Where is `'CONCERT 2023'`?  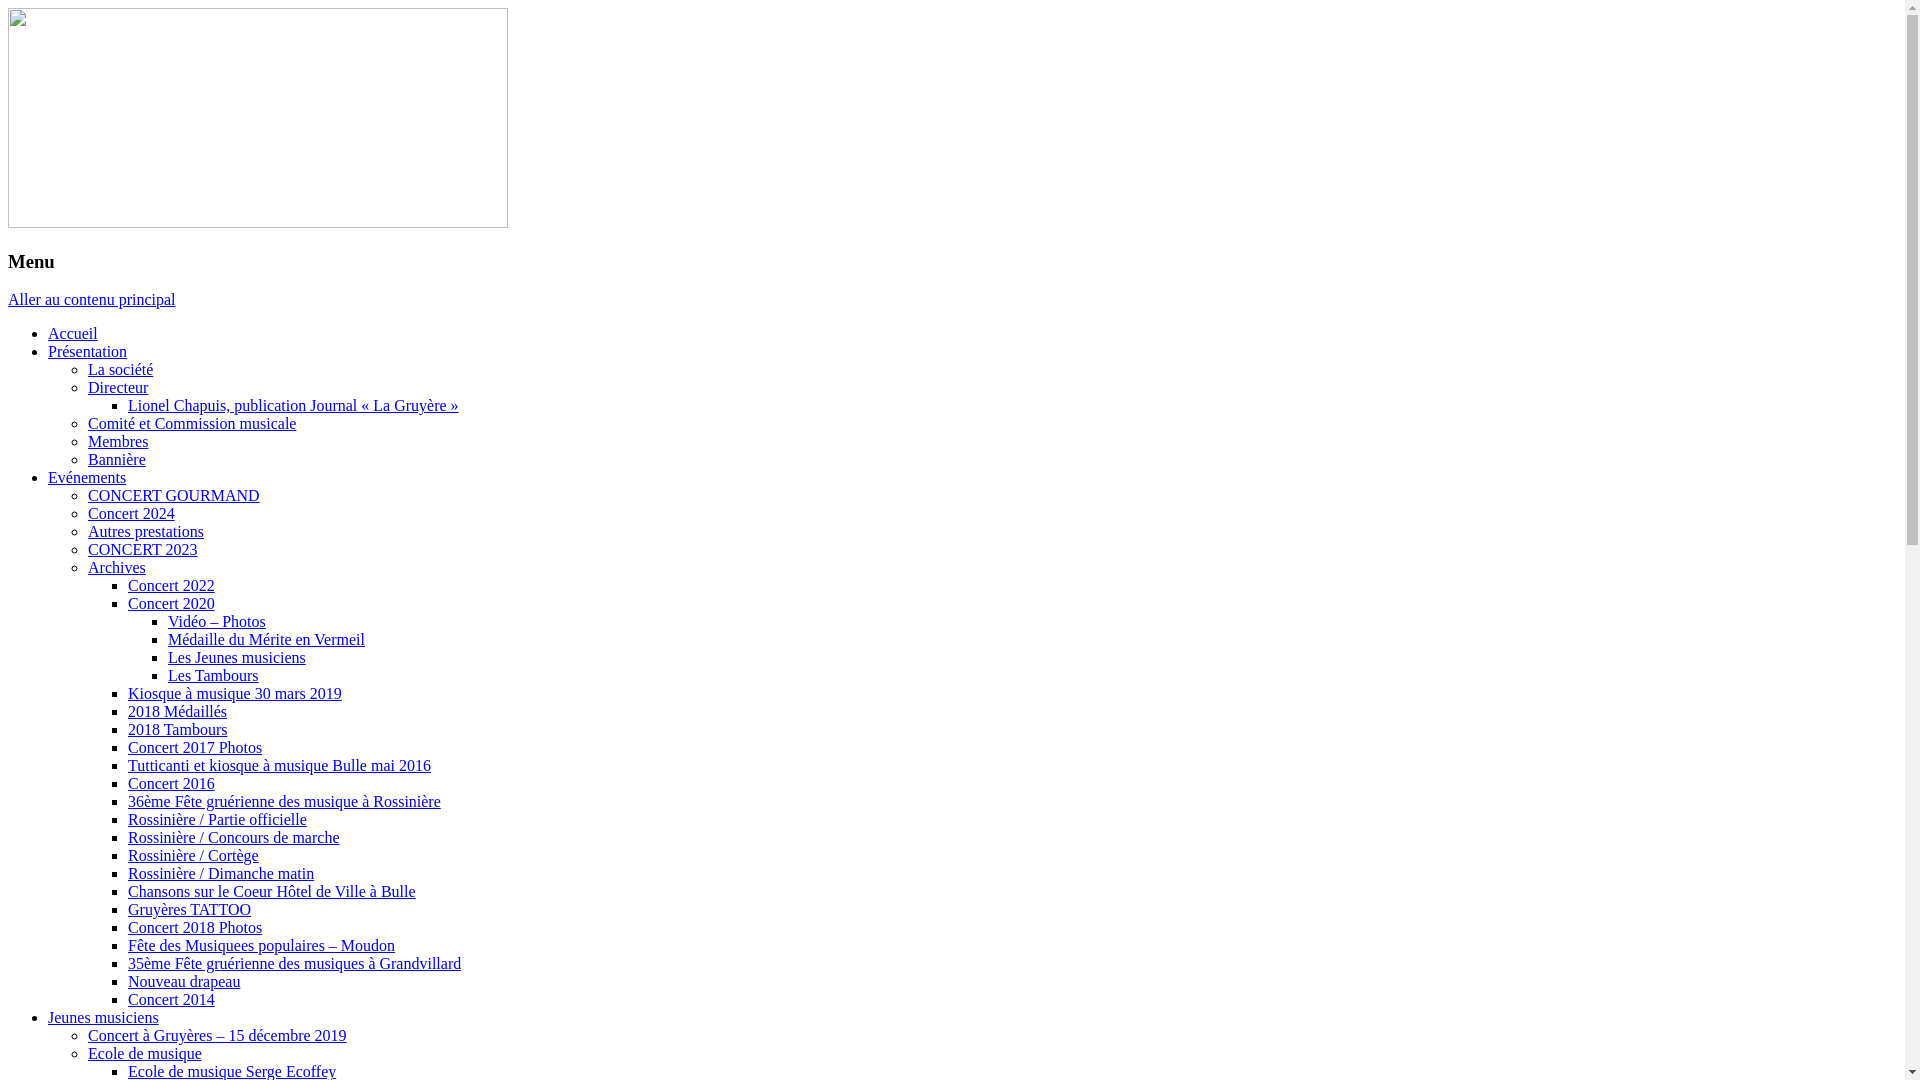 'CONCERT 2023' is located at coordinates (86, 549).